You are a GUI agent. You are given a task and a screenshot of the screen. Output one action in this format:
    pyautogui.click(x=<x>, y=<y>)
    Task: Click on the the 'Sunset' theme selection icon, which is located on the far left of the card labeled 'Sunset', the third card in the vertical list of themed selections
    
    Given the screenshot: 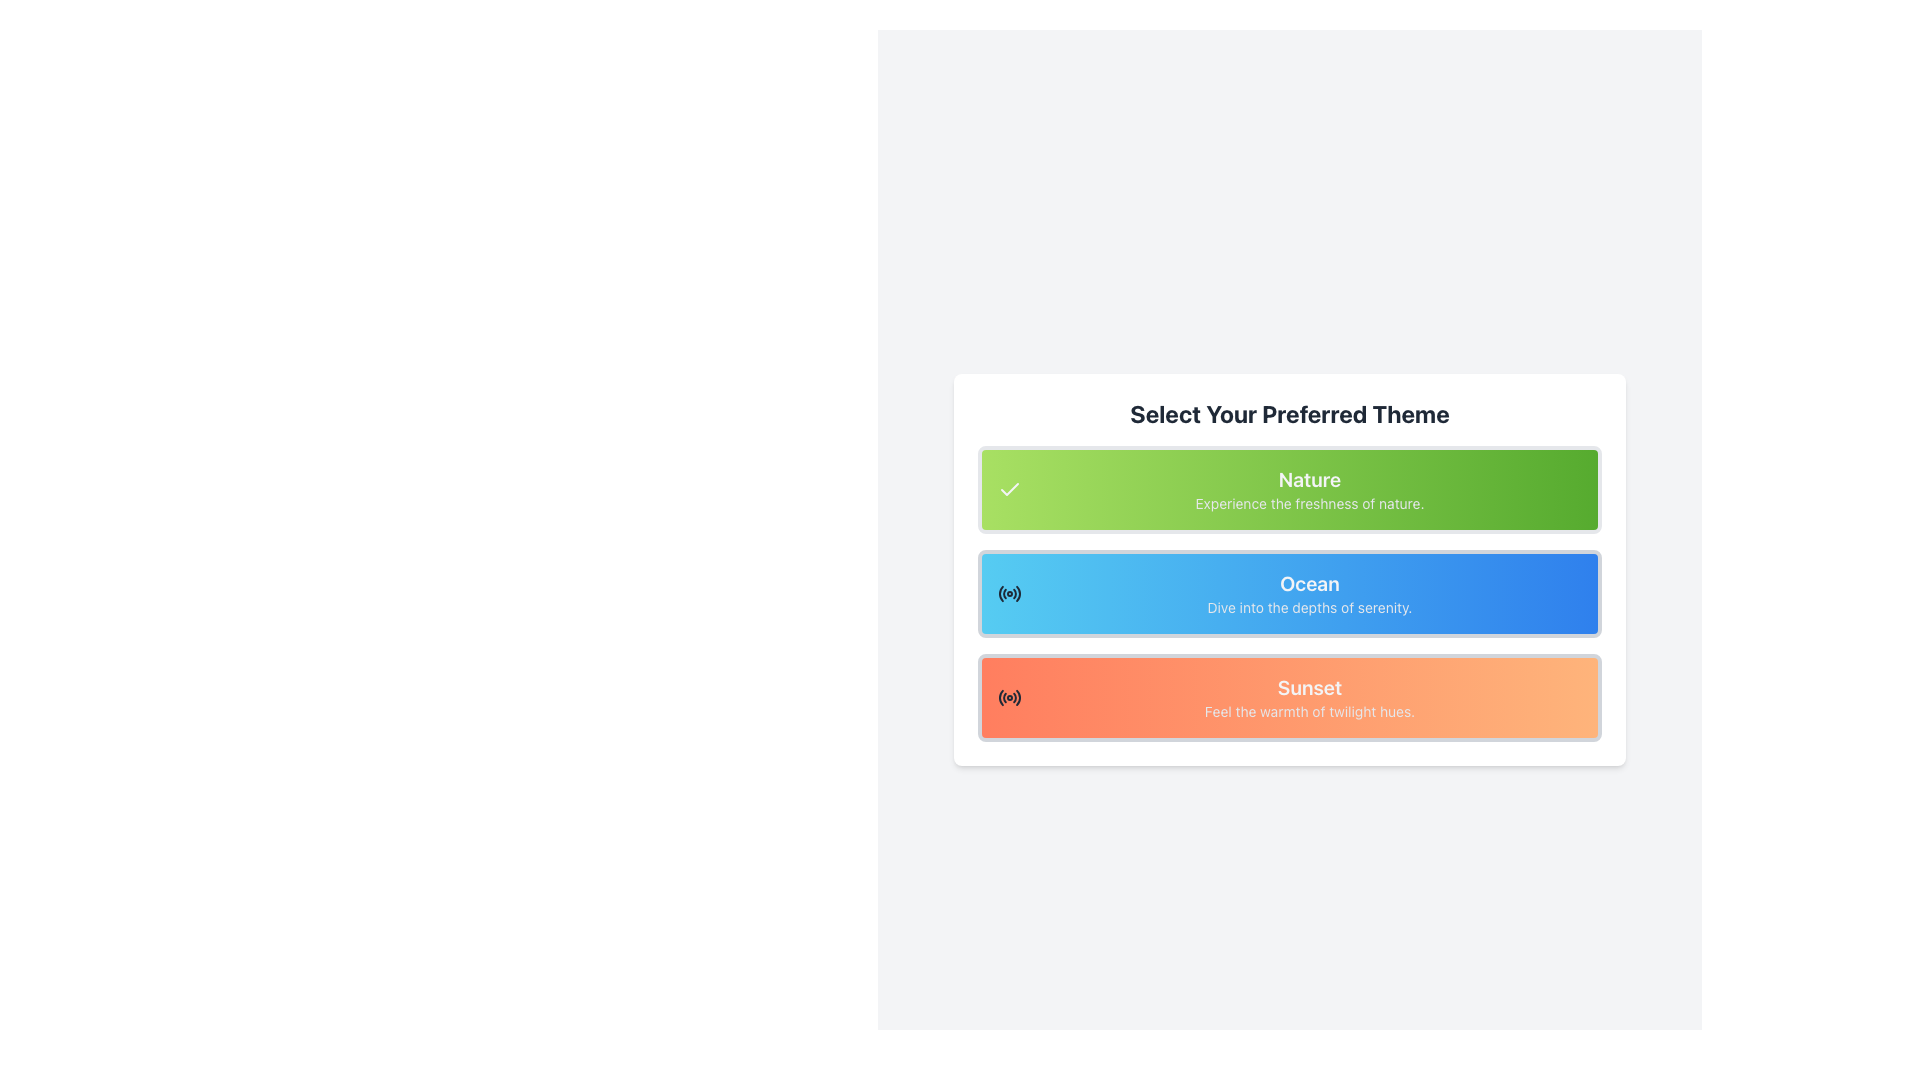 What is the action you would take?
    pyautogui.click(x=1009, y=697)
    